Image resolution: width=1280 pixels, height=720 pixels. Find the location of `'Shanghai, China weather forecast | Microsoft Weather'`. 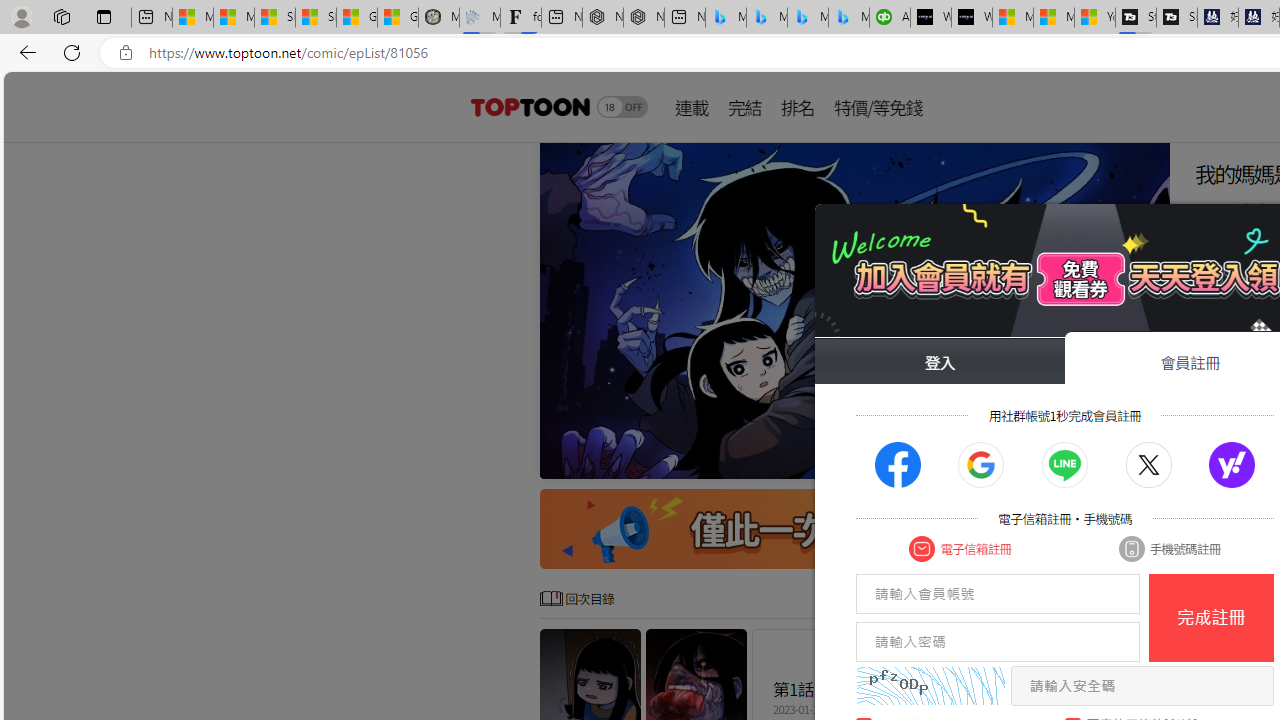

'Shanghai, China weather forecast | Microsoft Weather' is located at coordinates (315, 17).